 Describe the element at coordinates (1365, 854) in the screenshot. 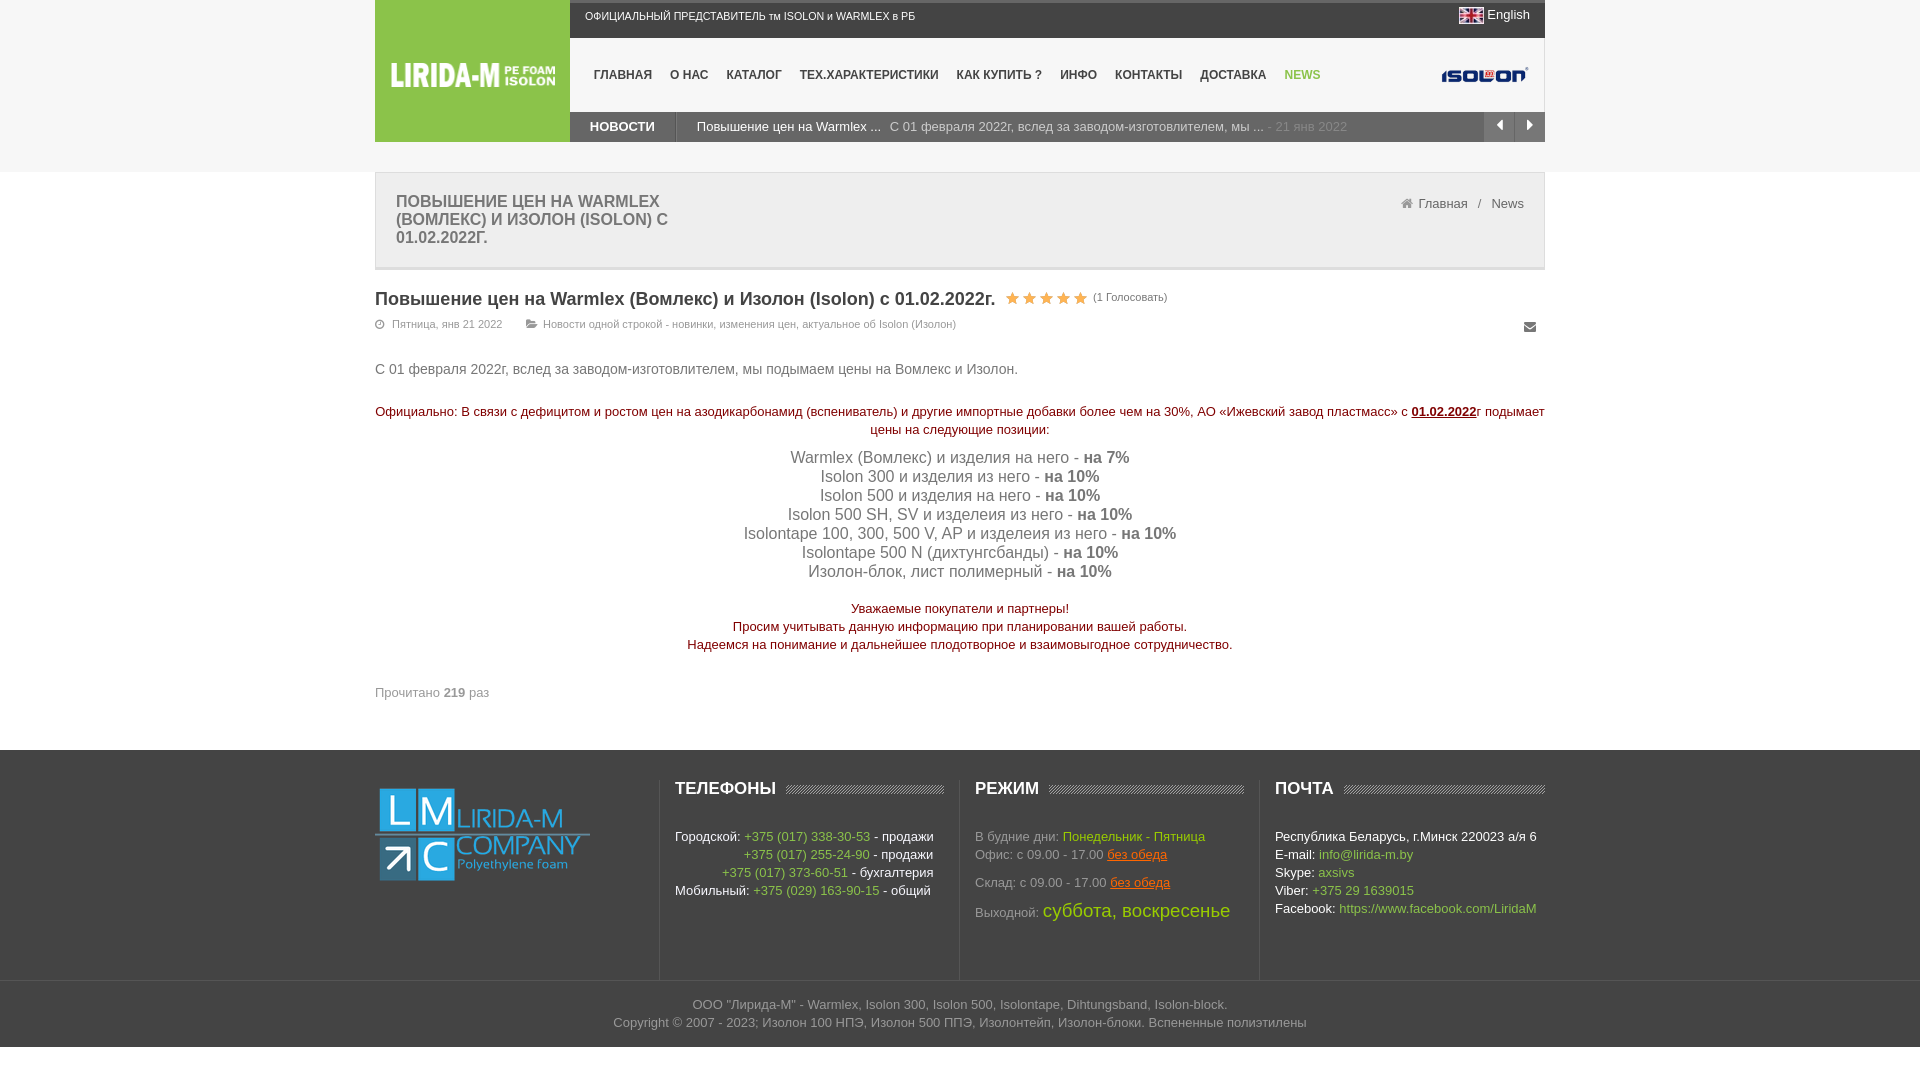

I see `'info@lirida-m.by'` at that location.